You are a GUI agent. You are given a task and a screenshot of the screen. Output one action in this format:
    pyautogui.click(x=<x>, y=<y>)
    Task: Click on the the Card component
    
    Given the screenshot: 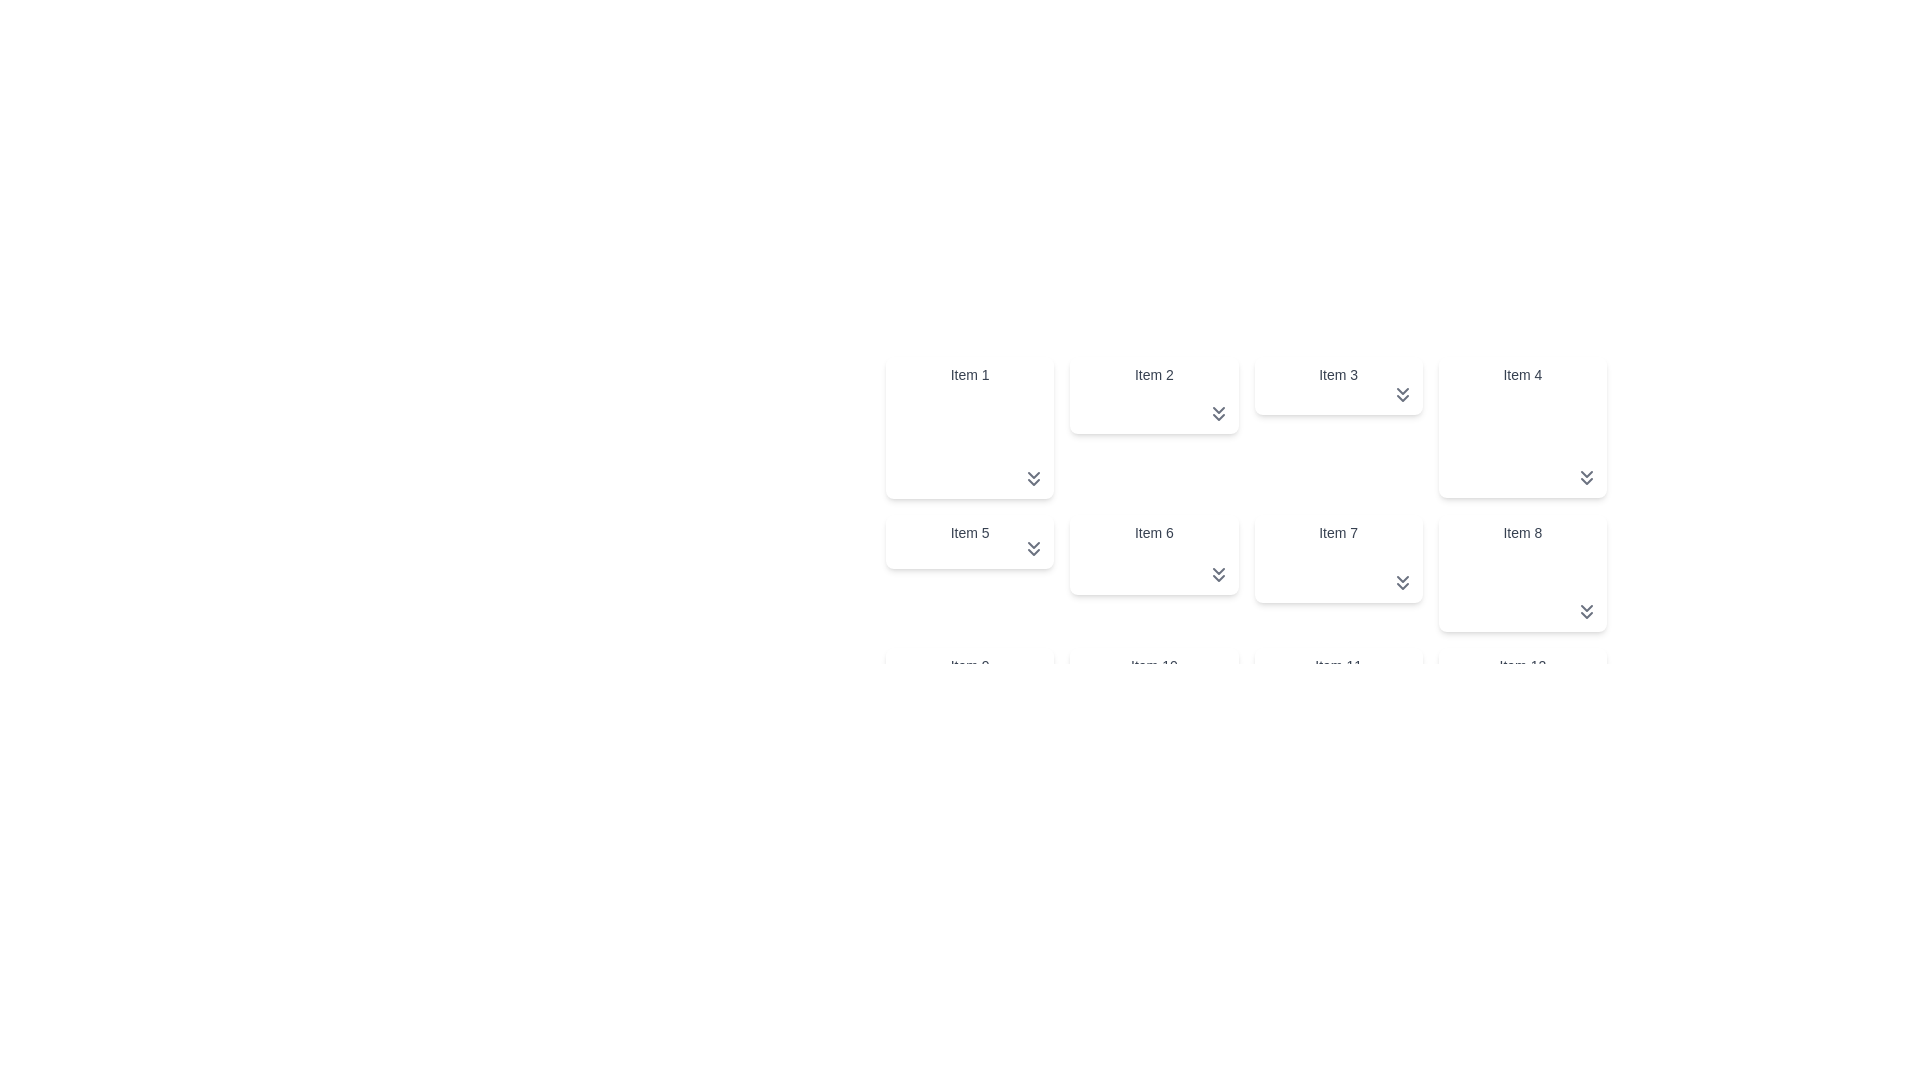 What is the action you would take?
    pyautogui.click(x=1338, y=559)
    